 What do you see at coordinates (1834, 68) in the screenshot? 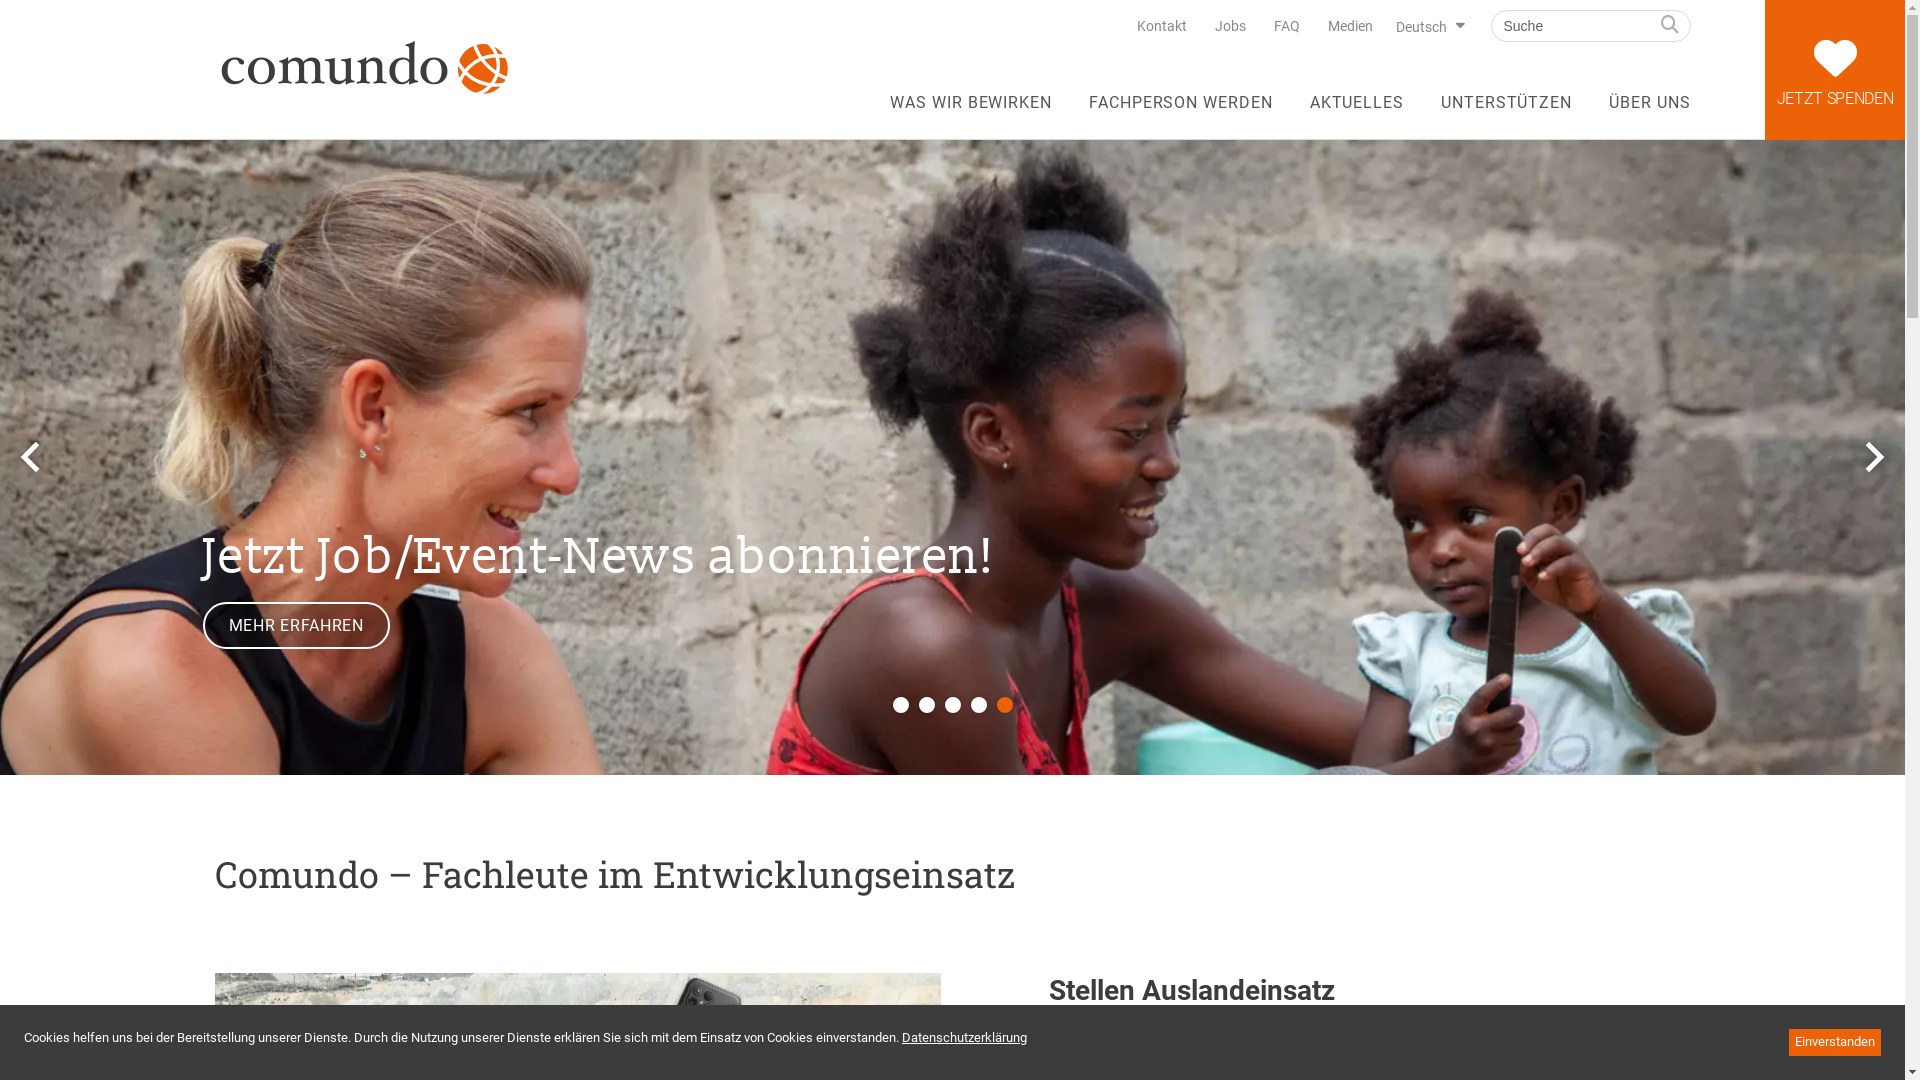
I see `'JETZT SPENDEN'` at bounding box center [1834, 68].